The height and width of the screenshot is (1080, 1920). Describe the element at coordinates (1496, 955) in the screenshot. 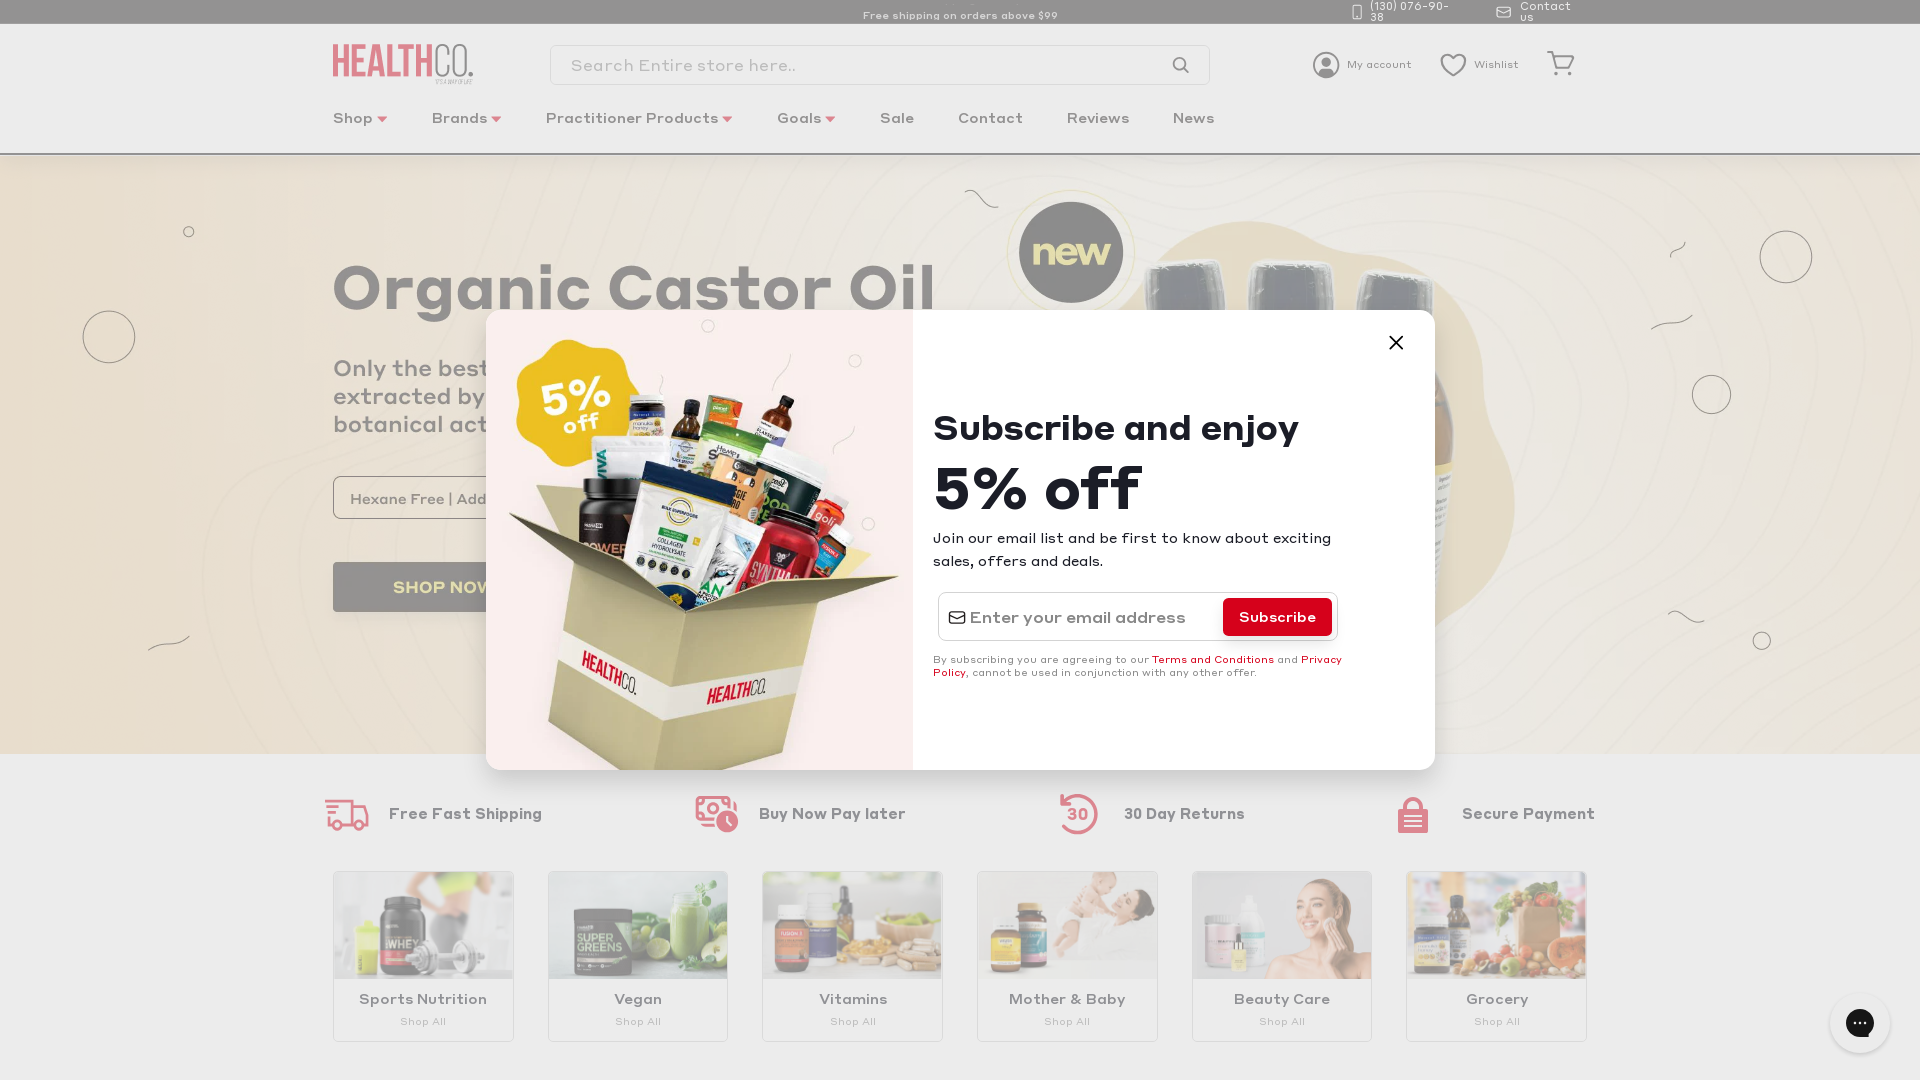

I see `'Grocery` at that location.